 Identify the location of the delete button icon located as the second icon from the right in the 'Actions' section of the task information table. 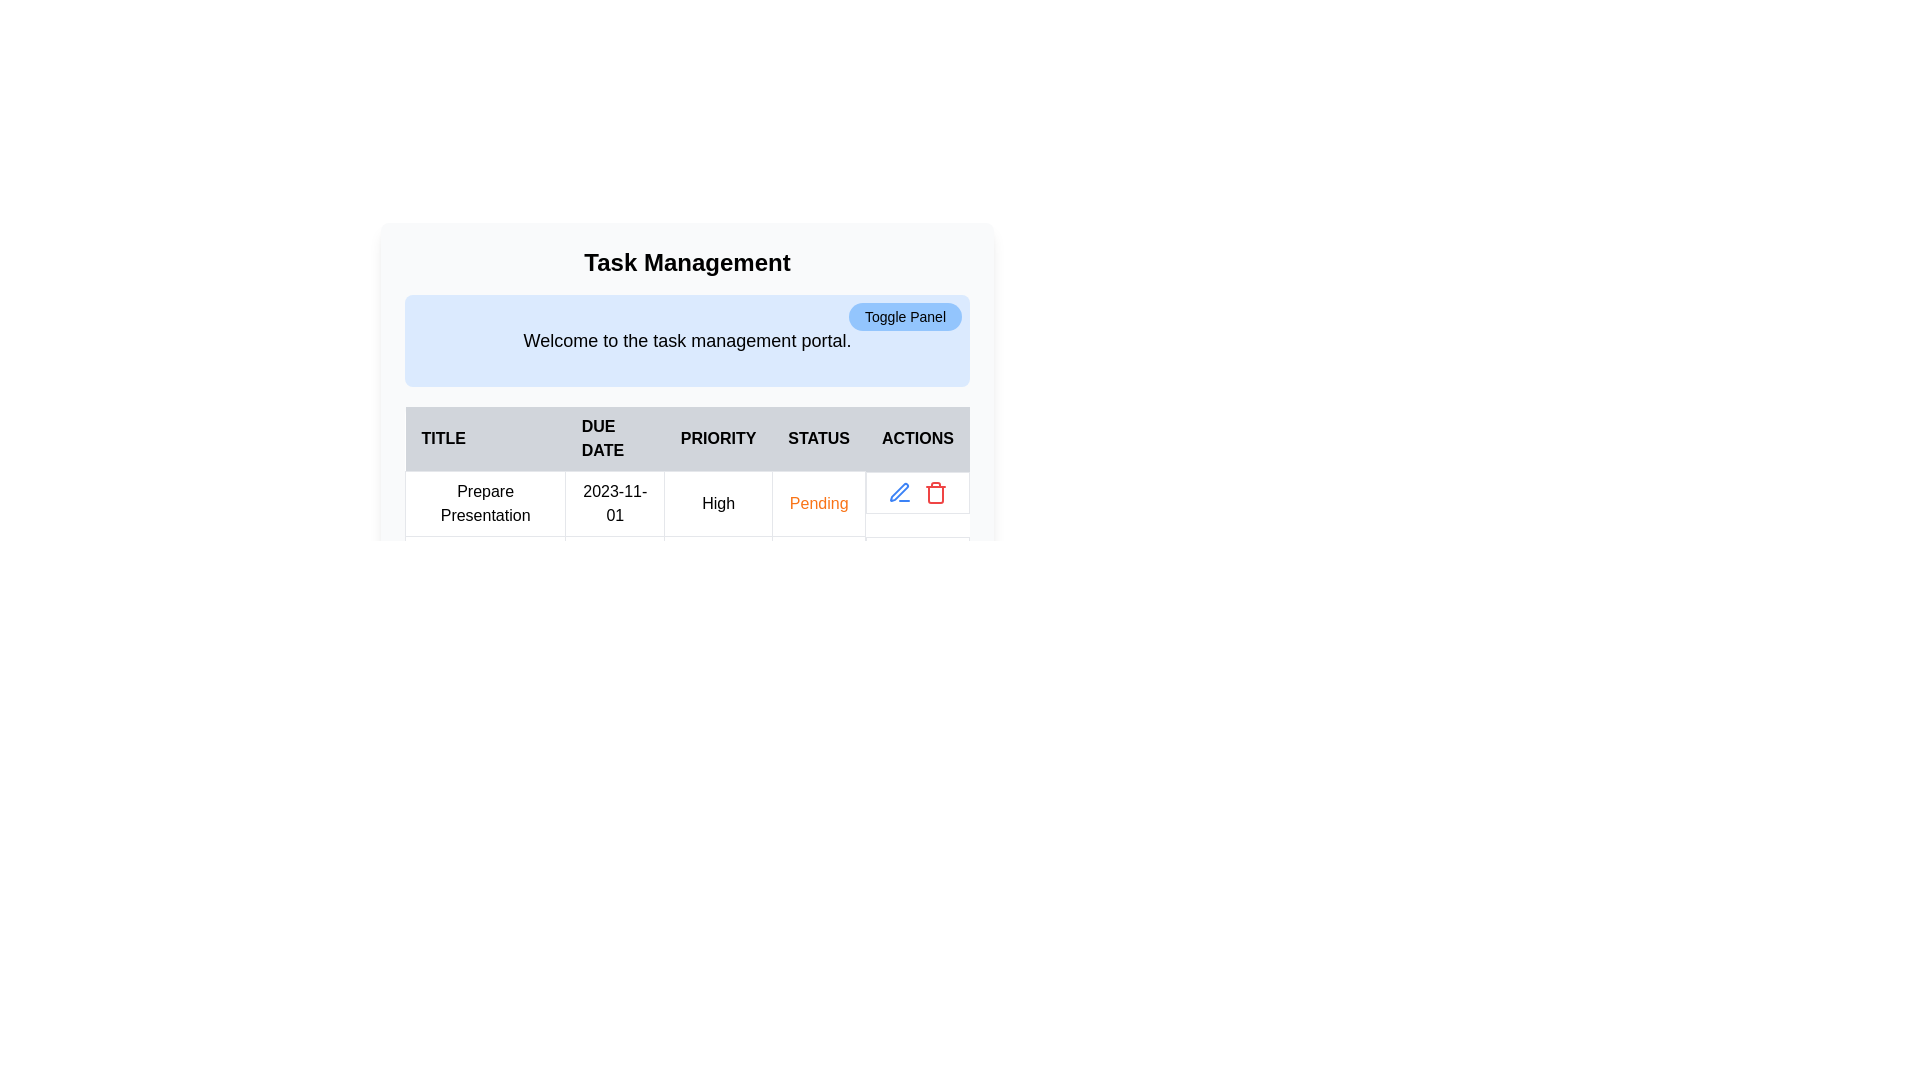
(935, 492).